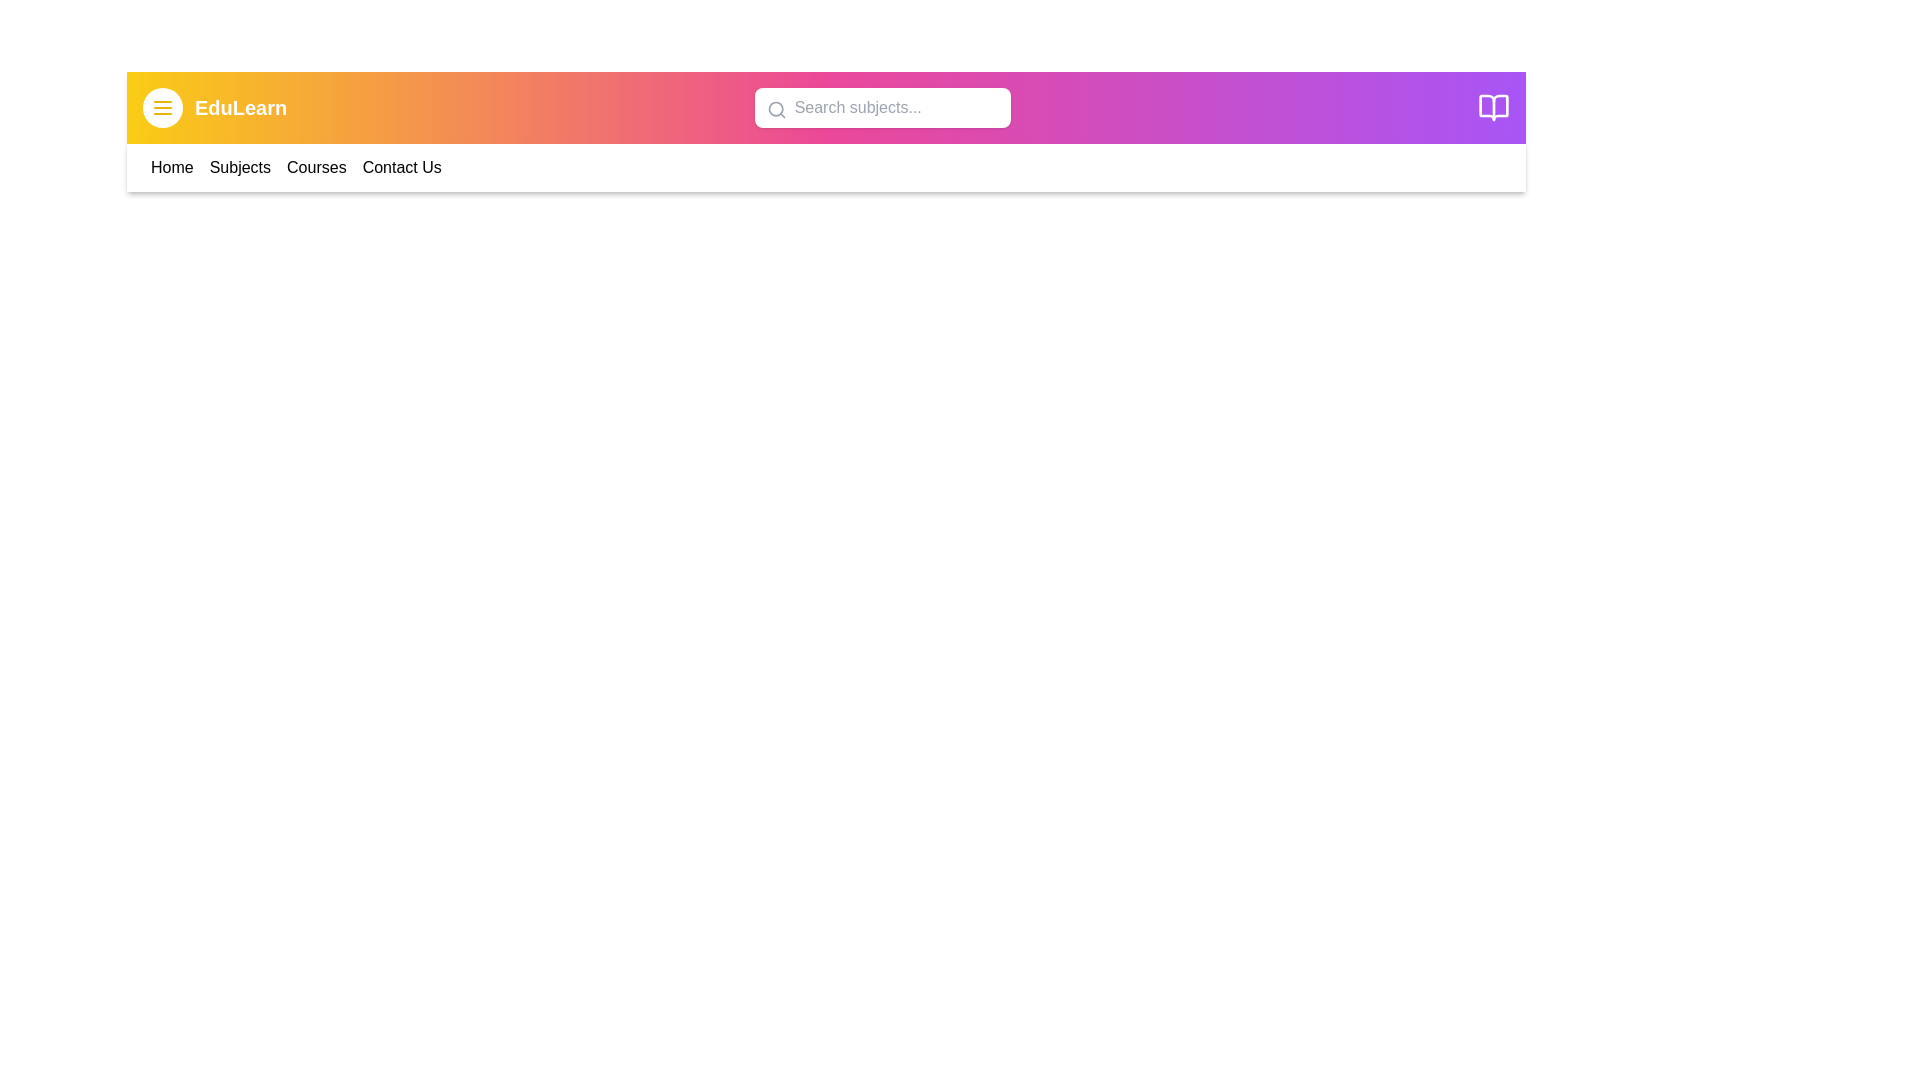  What do you see at coordinates (163, 108) in the screenshot?
I see `the menu toggle button to toggle the navigation menu` at bounding box center [163, 108].